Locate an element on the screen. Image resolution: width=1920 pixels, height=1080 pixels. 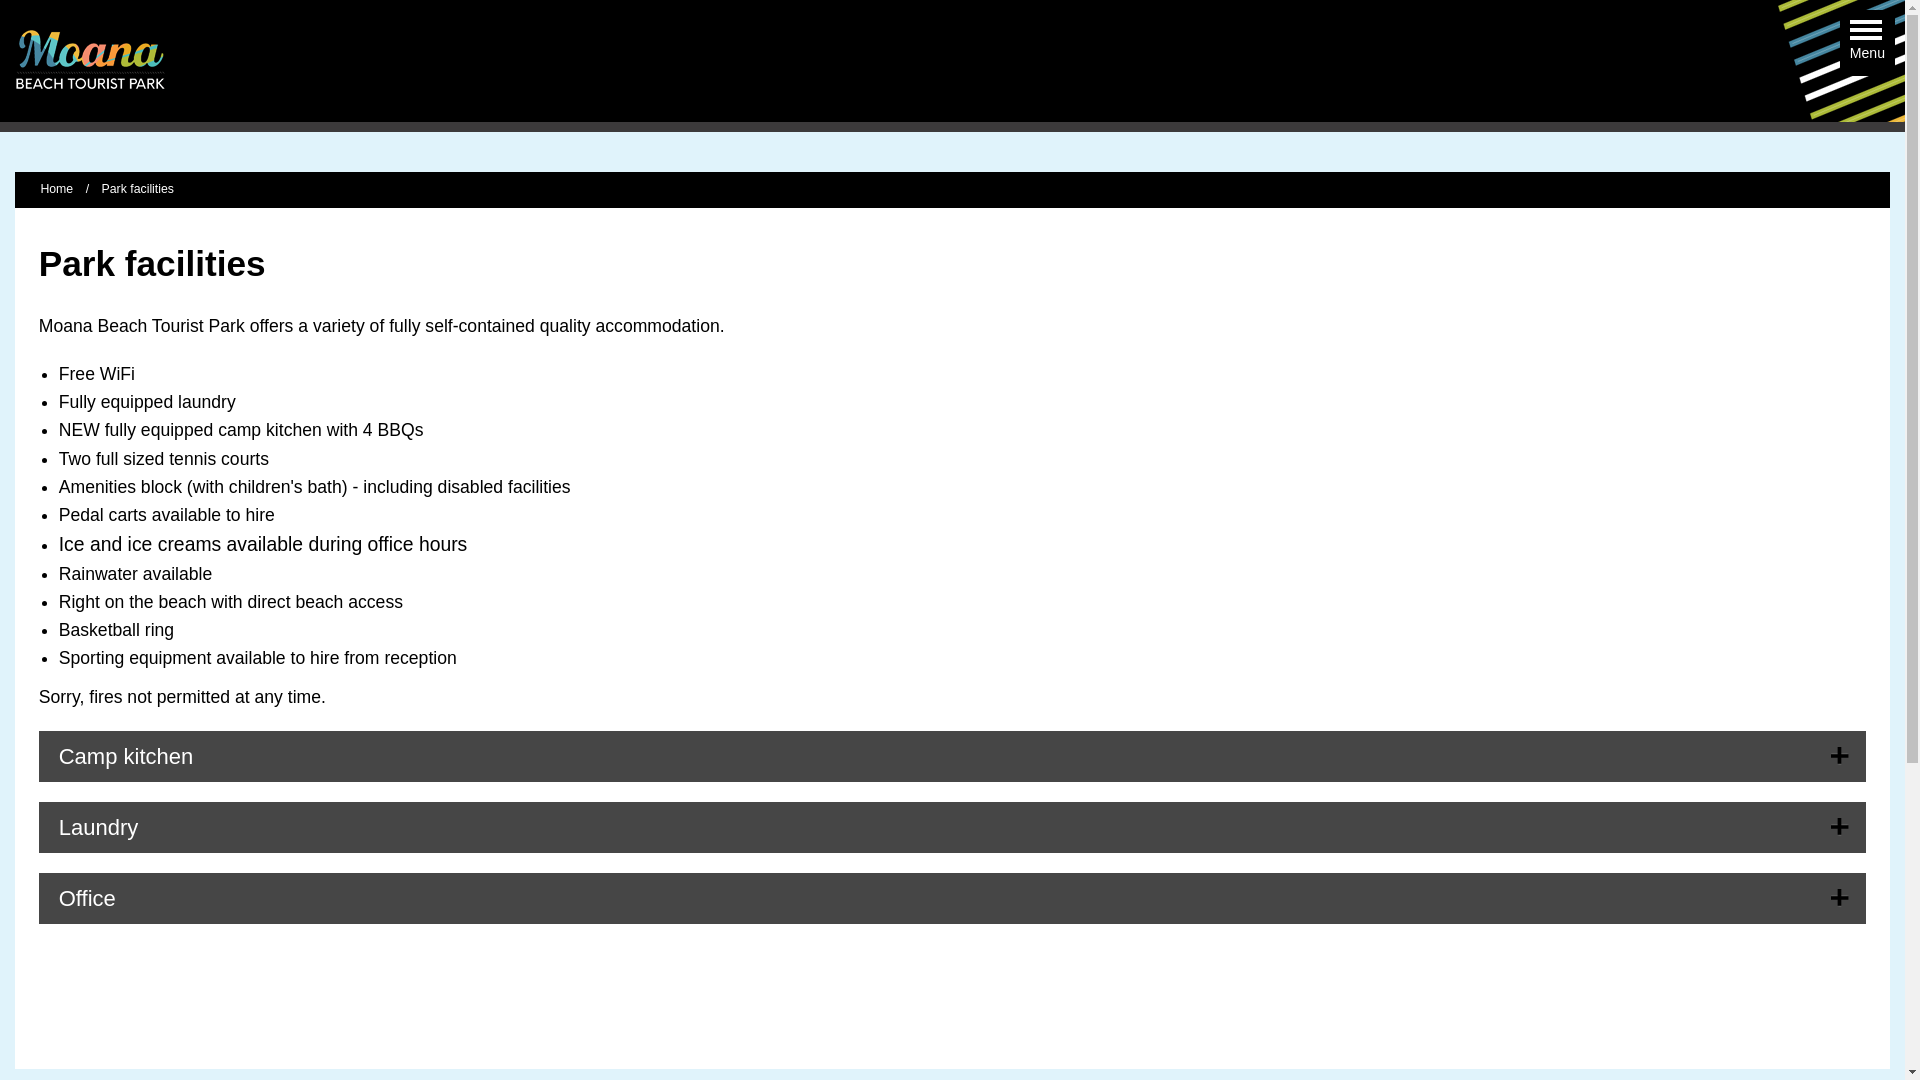
'Home' is located at coordinates (56, 189).